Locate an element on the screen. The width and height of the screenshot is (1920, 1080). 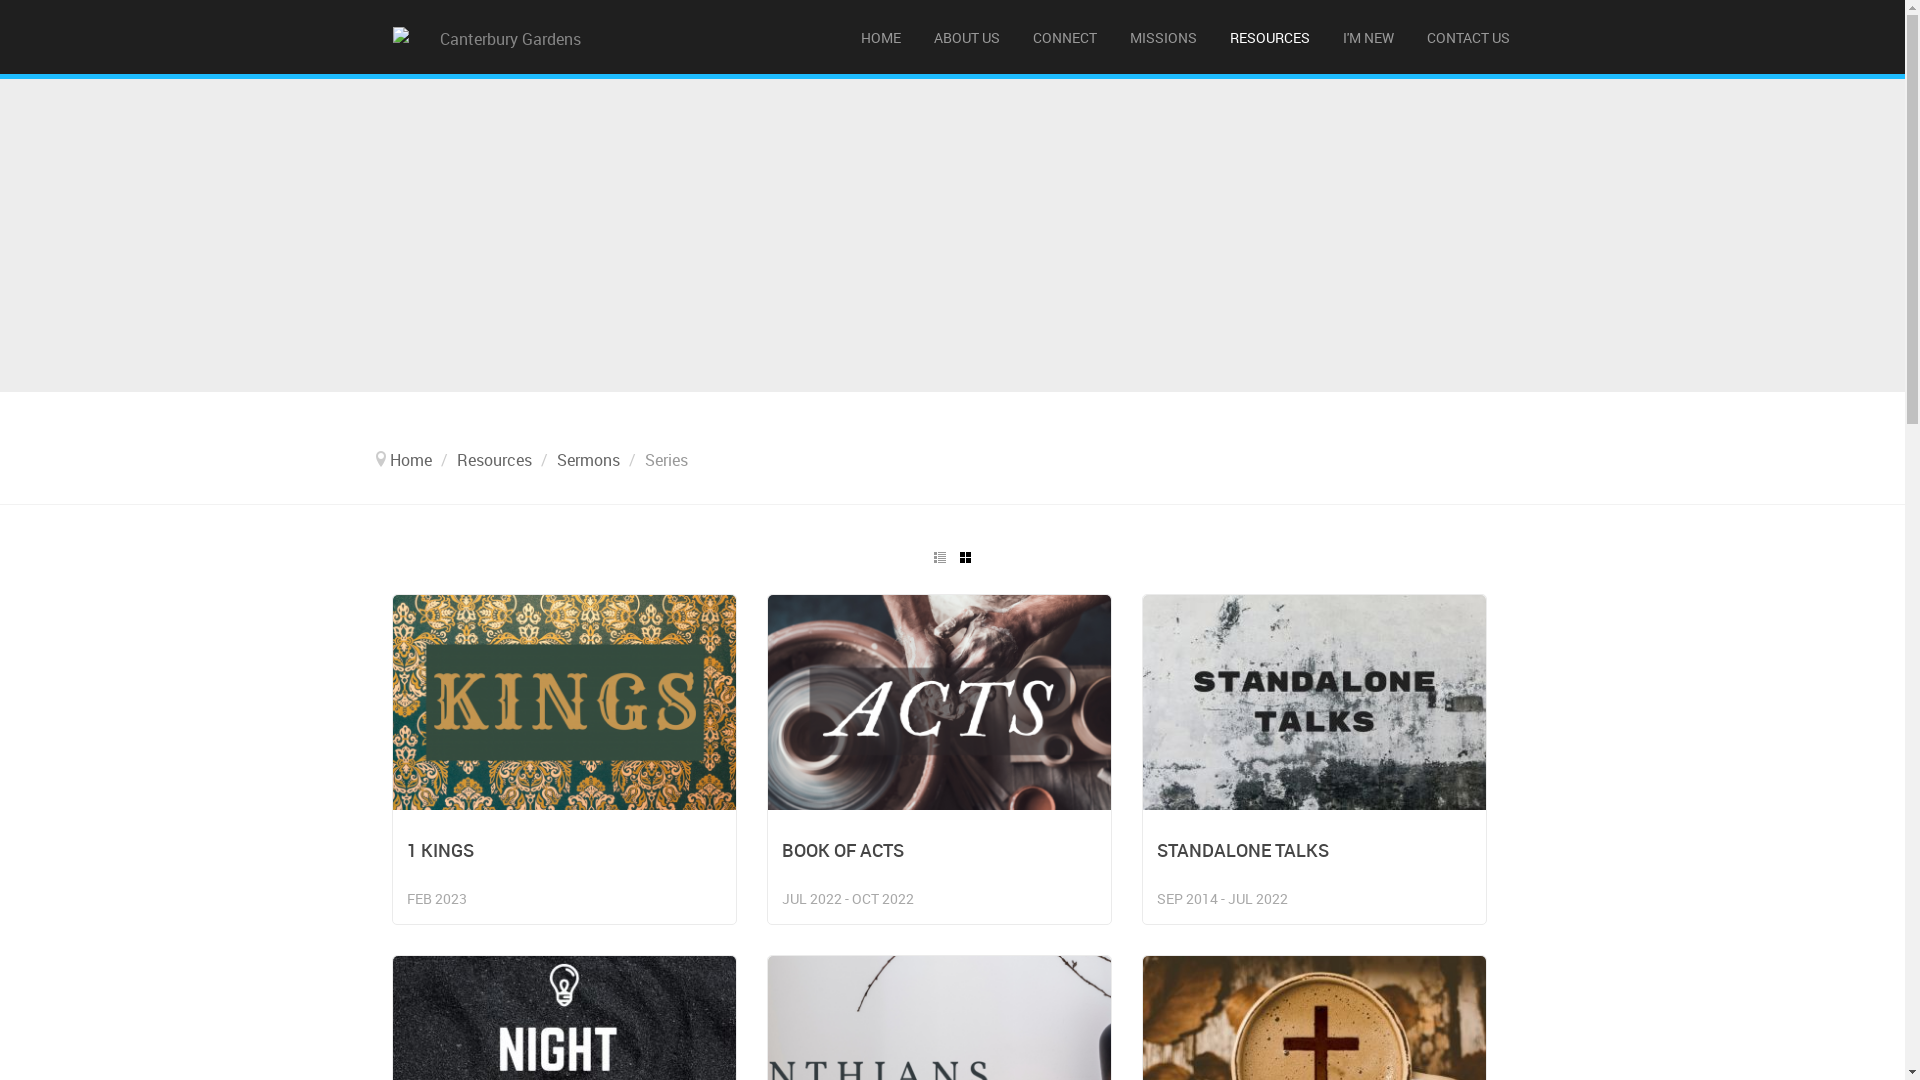
'Home' is located at coordinates (410, 459).